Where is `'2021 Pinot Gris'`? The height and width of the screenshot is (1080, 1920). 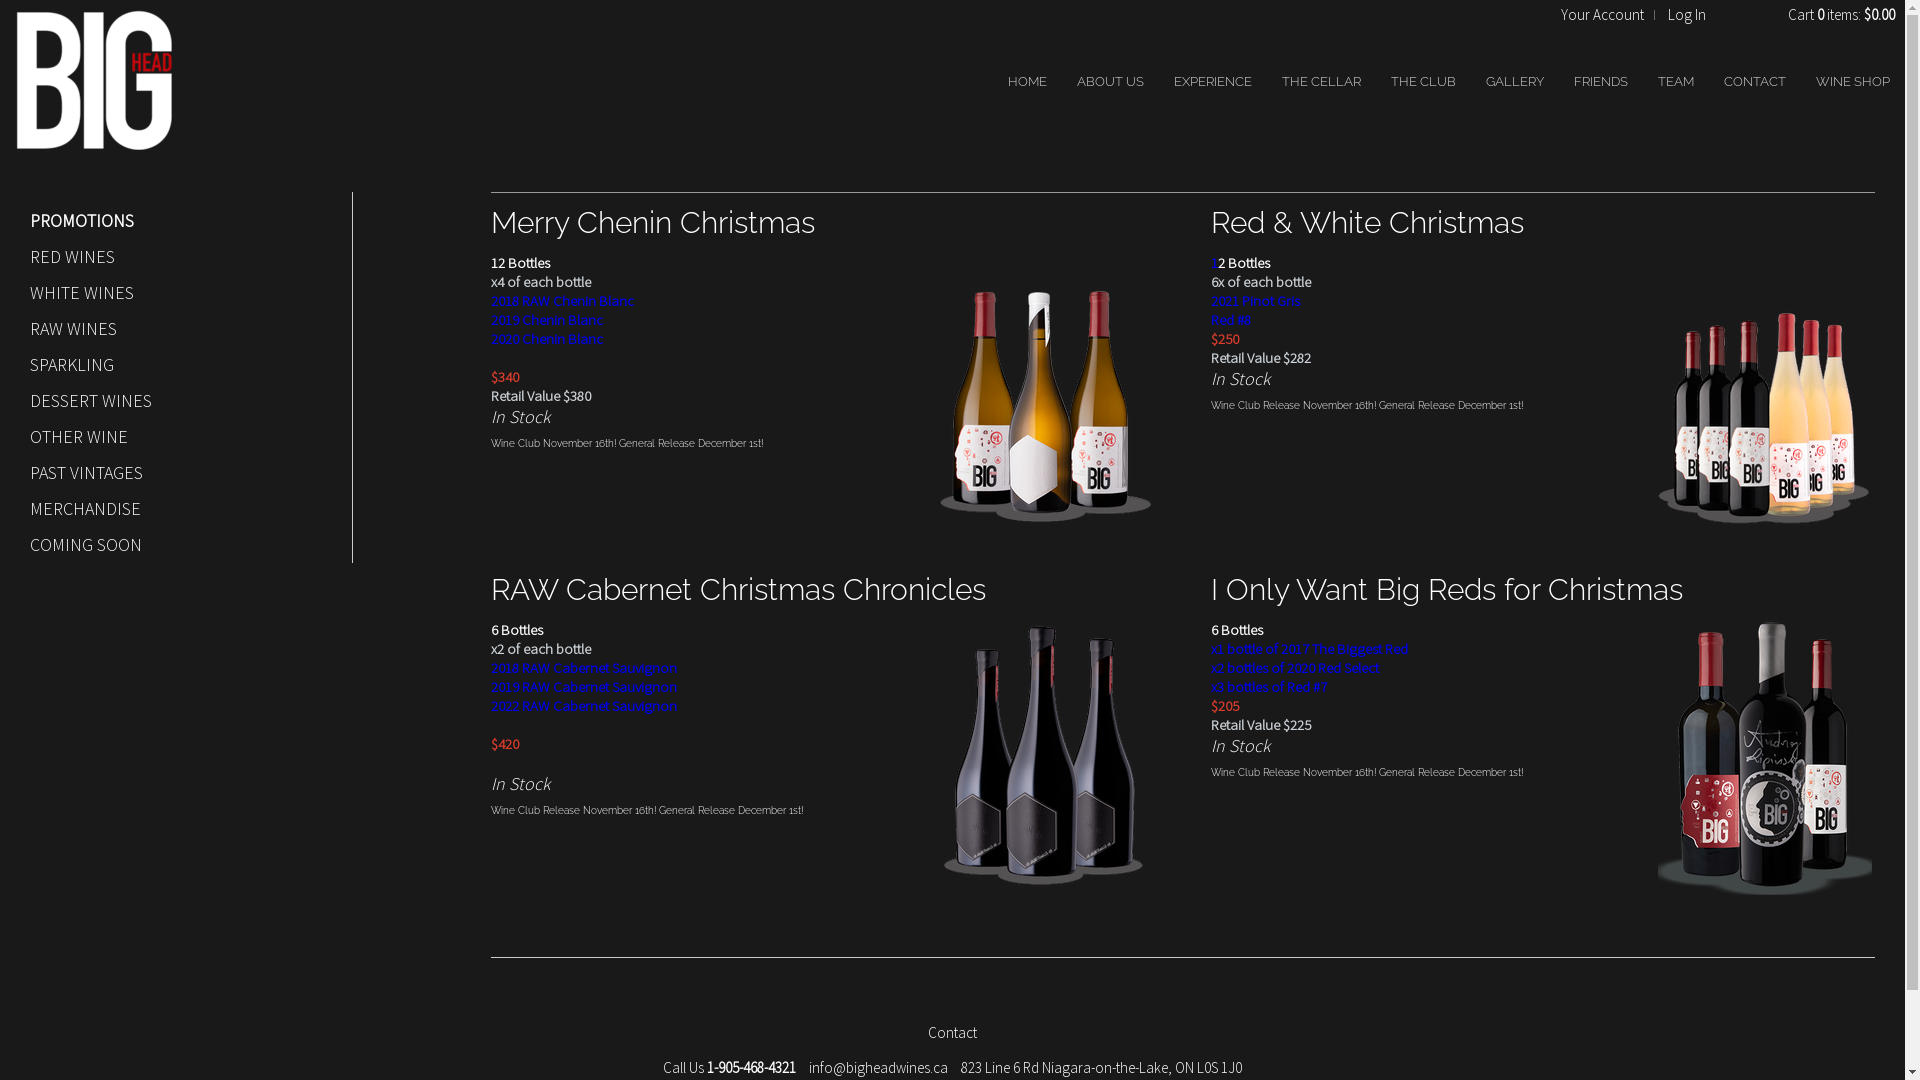 '2021 Pinot Gris' is located at coordinates (1254, 300).